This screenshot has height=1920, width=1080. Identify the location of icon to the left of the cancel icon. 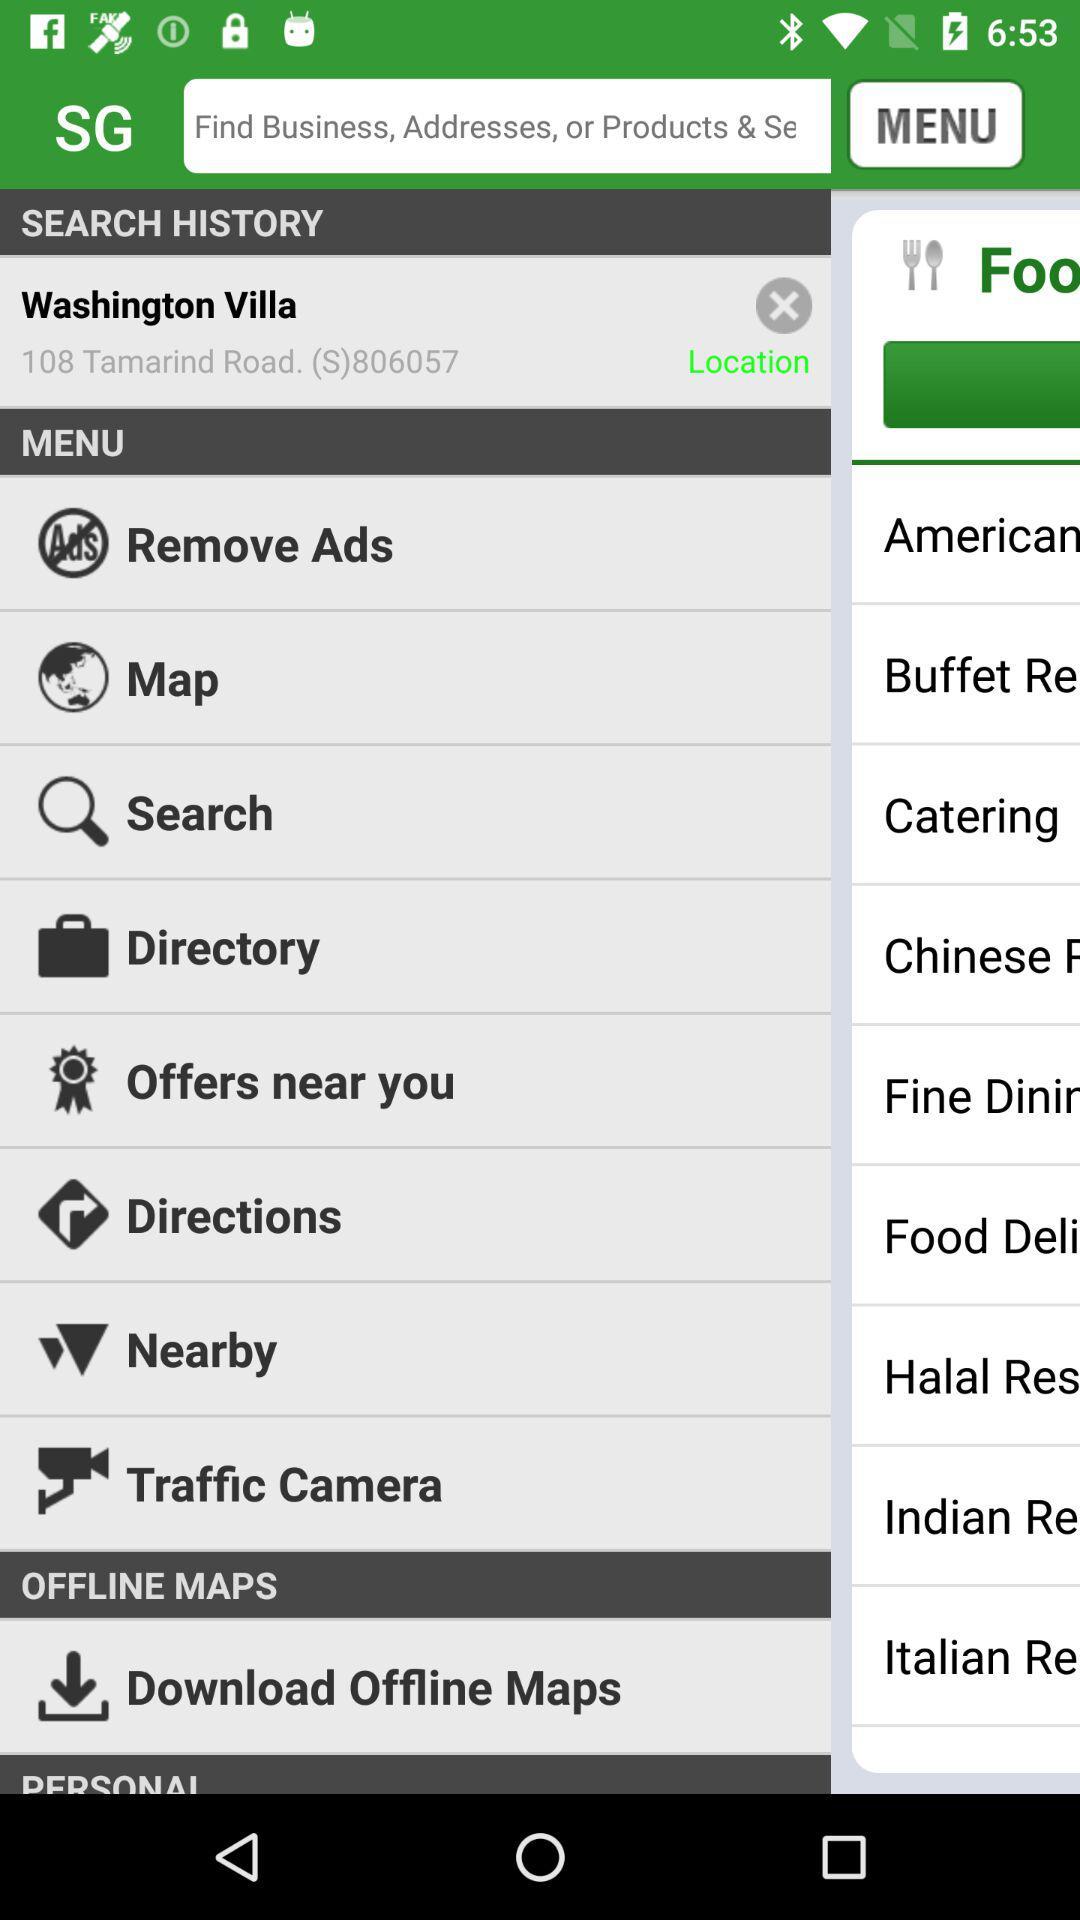
(521, 124).